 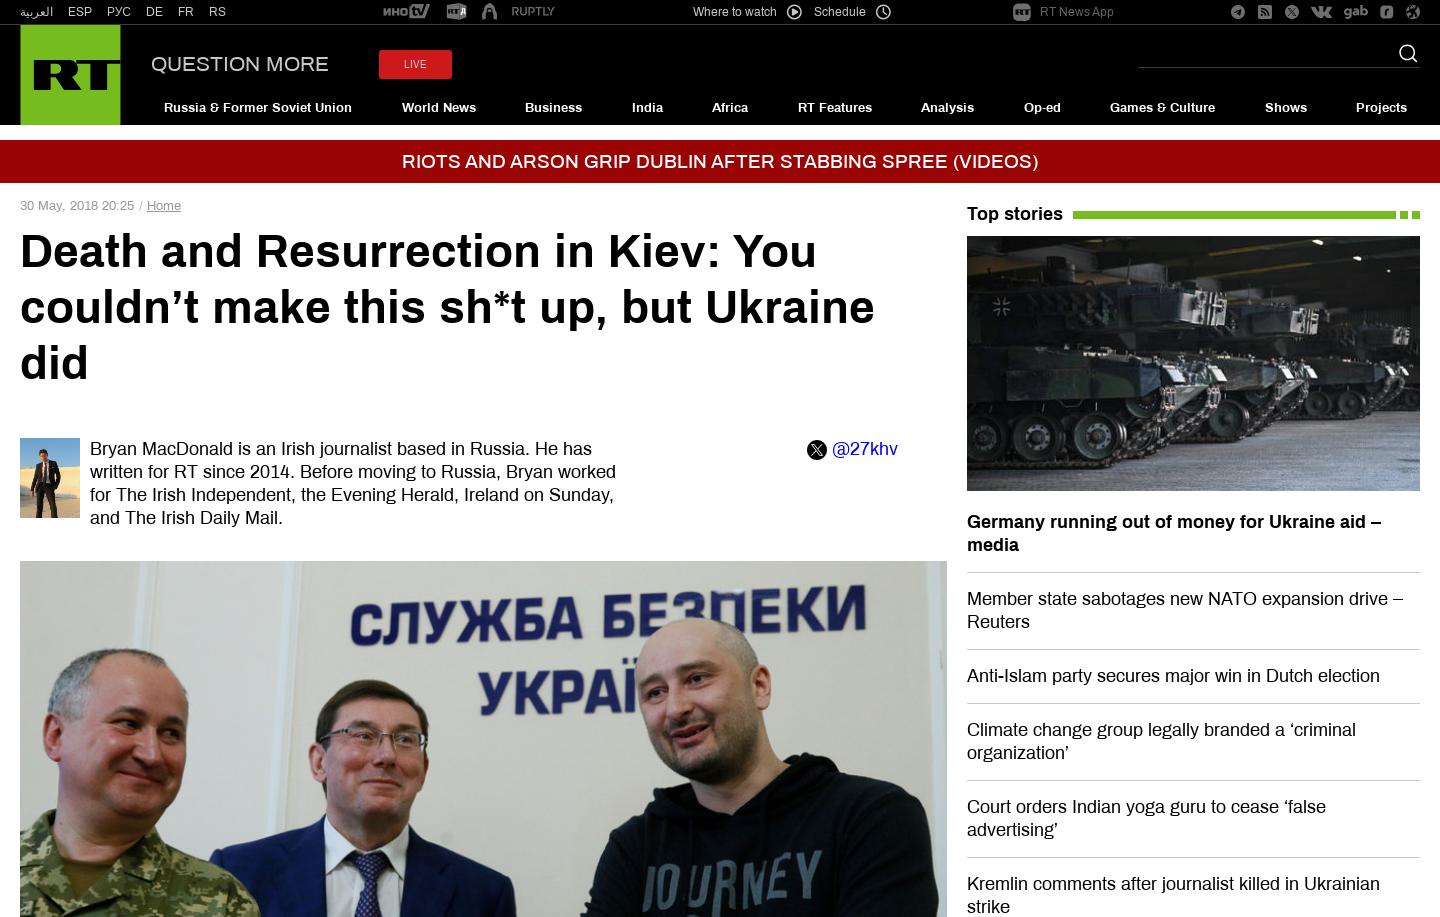 I want to click on 'ESP', so click(x=80, y=12).